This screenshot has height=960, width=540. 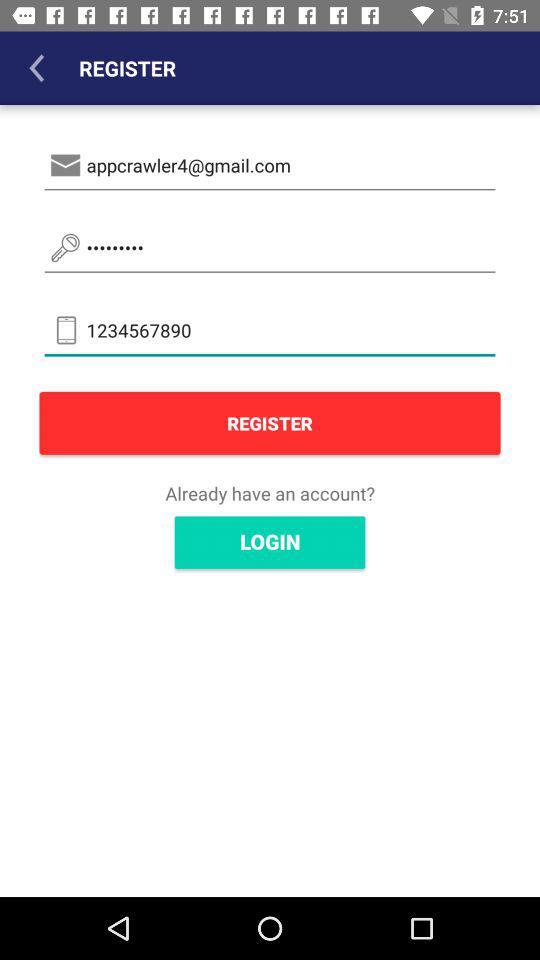 I want to click on item below appcrawler4@gmail.com icon, so click(x=270, y=247).